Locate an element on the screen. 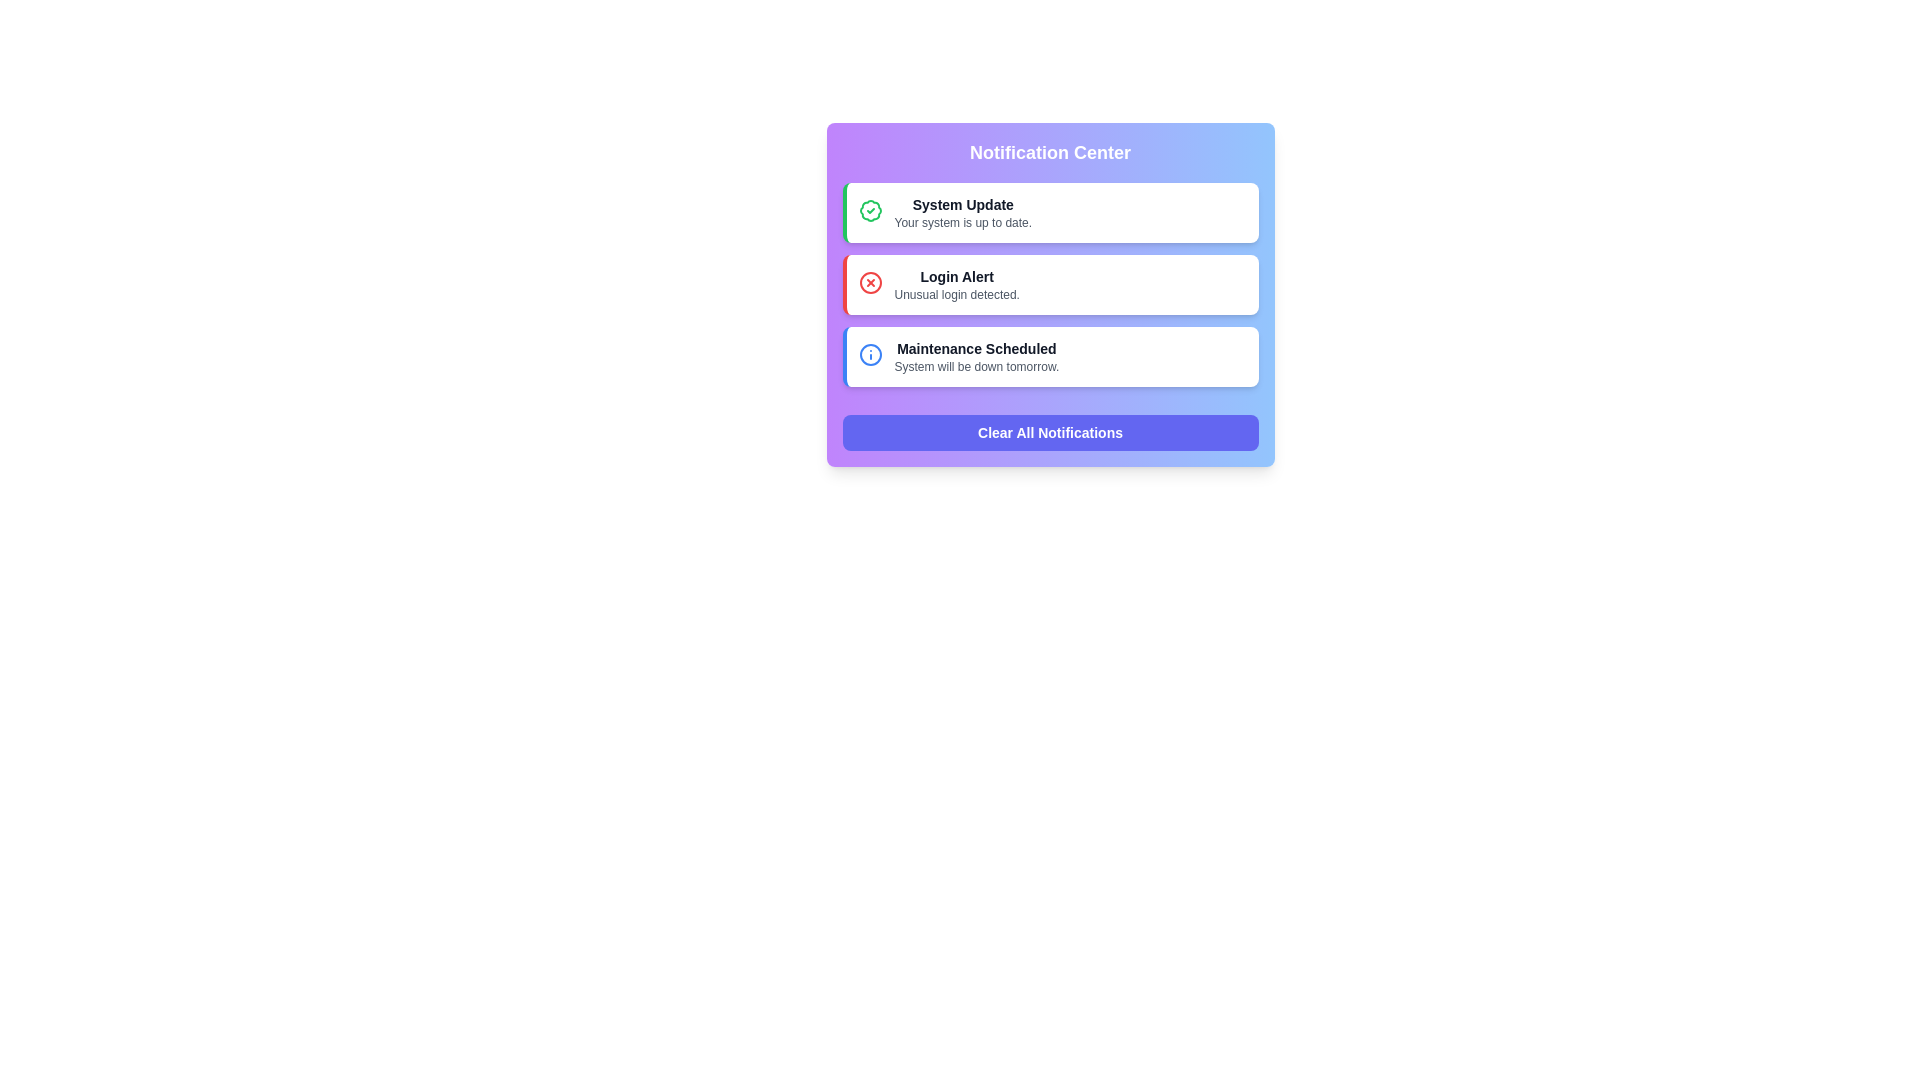  the circular success icon with a green outline and checkmark, located to the left of the 'System Update' title is located at coordinates (870, 215).